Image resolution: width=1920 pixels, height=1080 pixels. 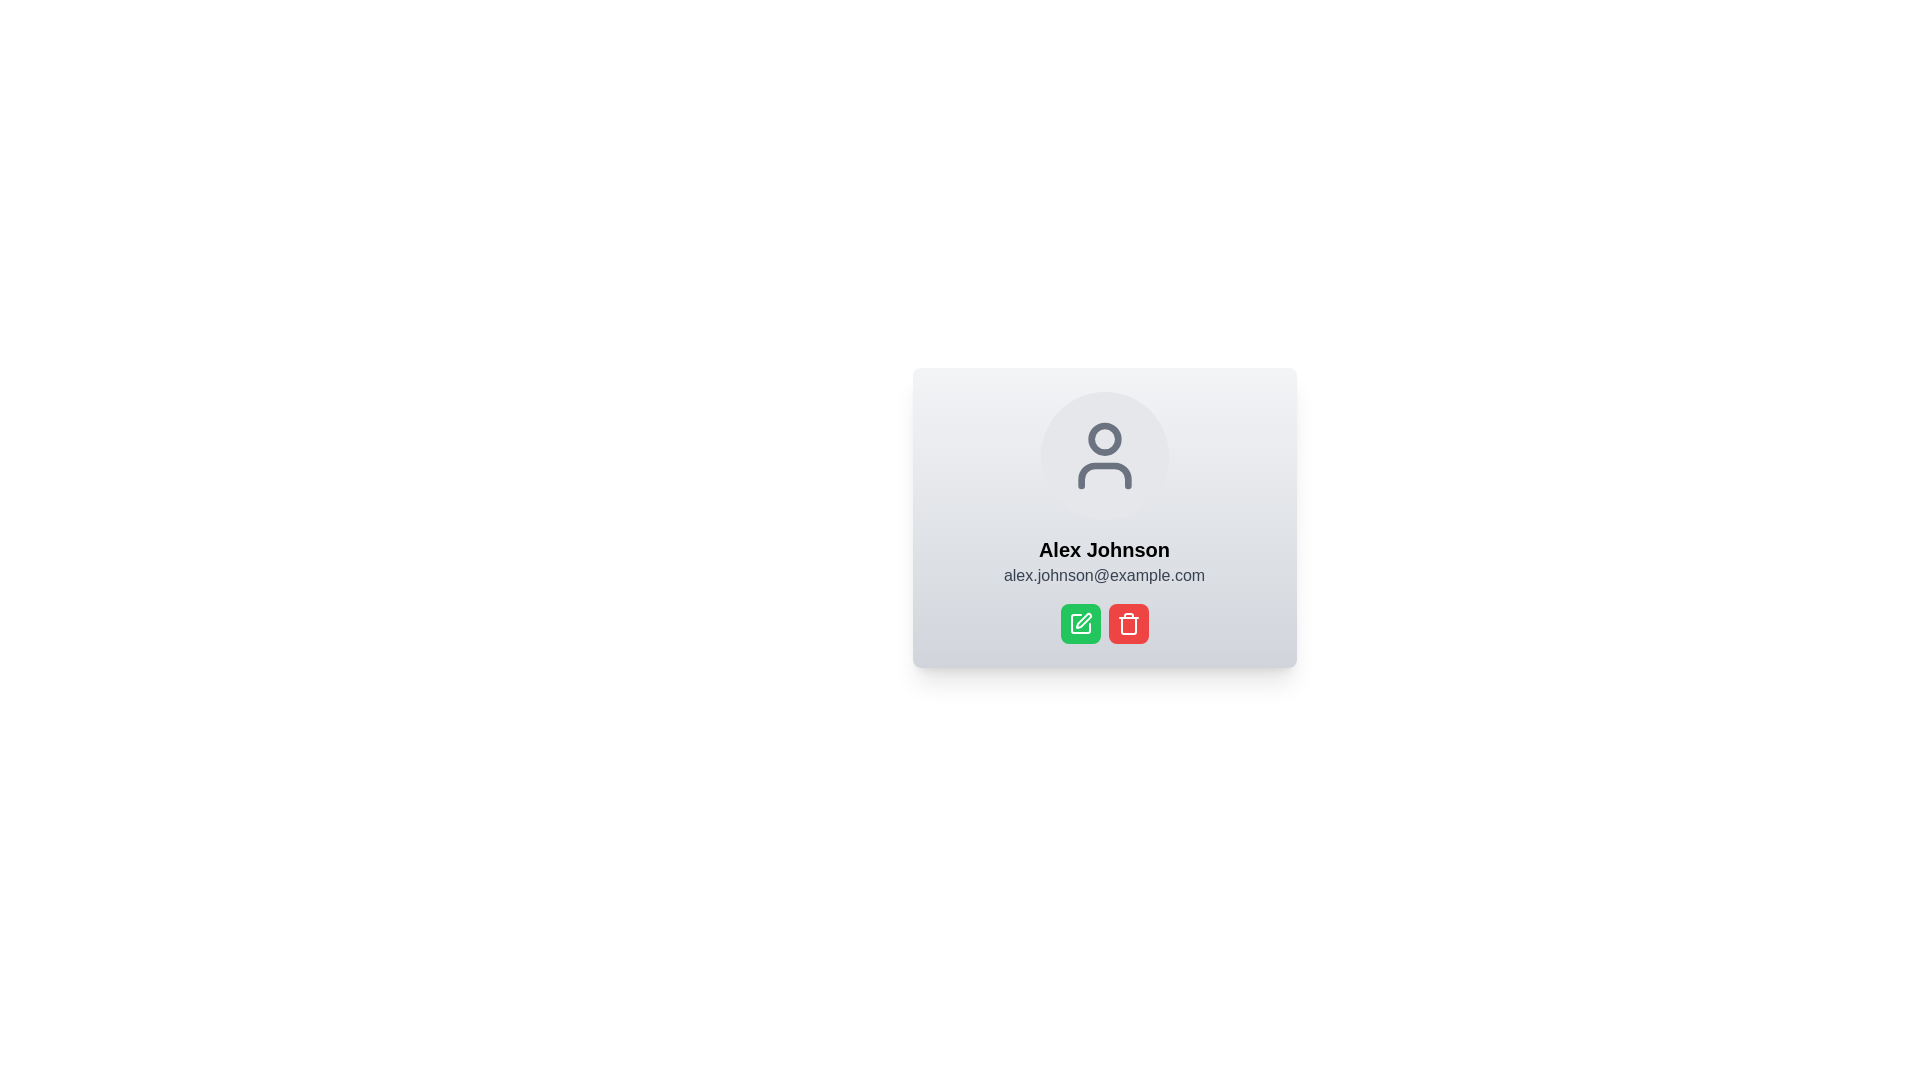 What do you see at coordinates (1128, 623) in the screenshot?
I see `the trash bin icon button with a red background located at the bottom right corner of the card layout` at bounding box center [1128, 623].